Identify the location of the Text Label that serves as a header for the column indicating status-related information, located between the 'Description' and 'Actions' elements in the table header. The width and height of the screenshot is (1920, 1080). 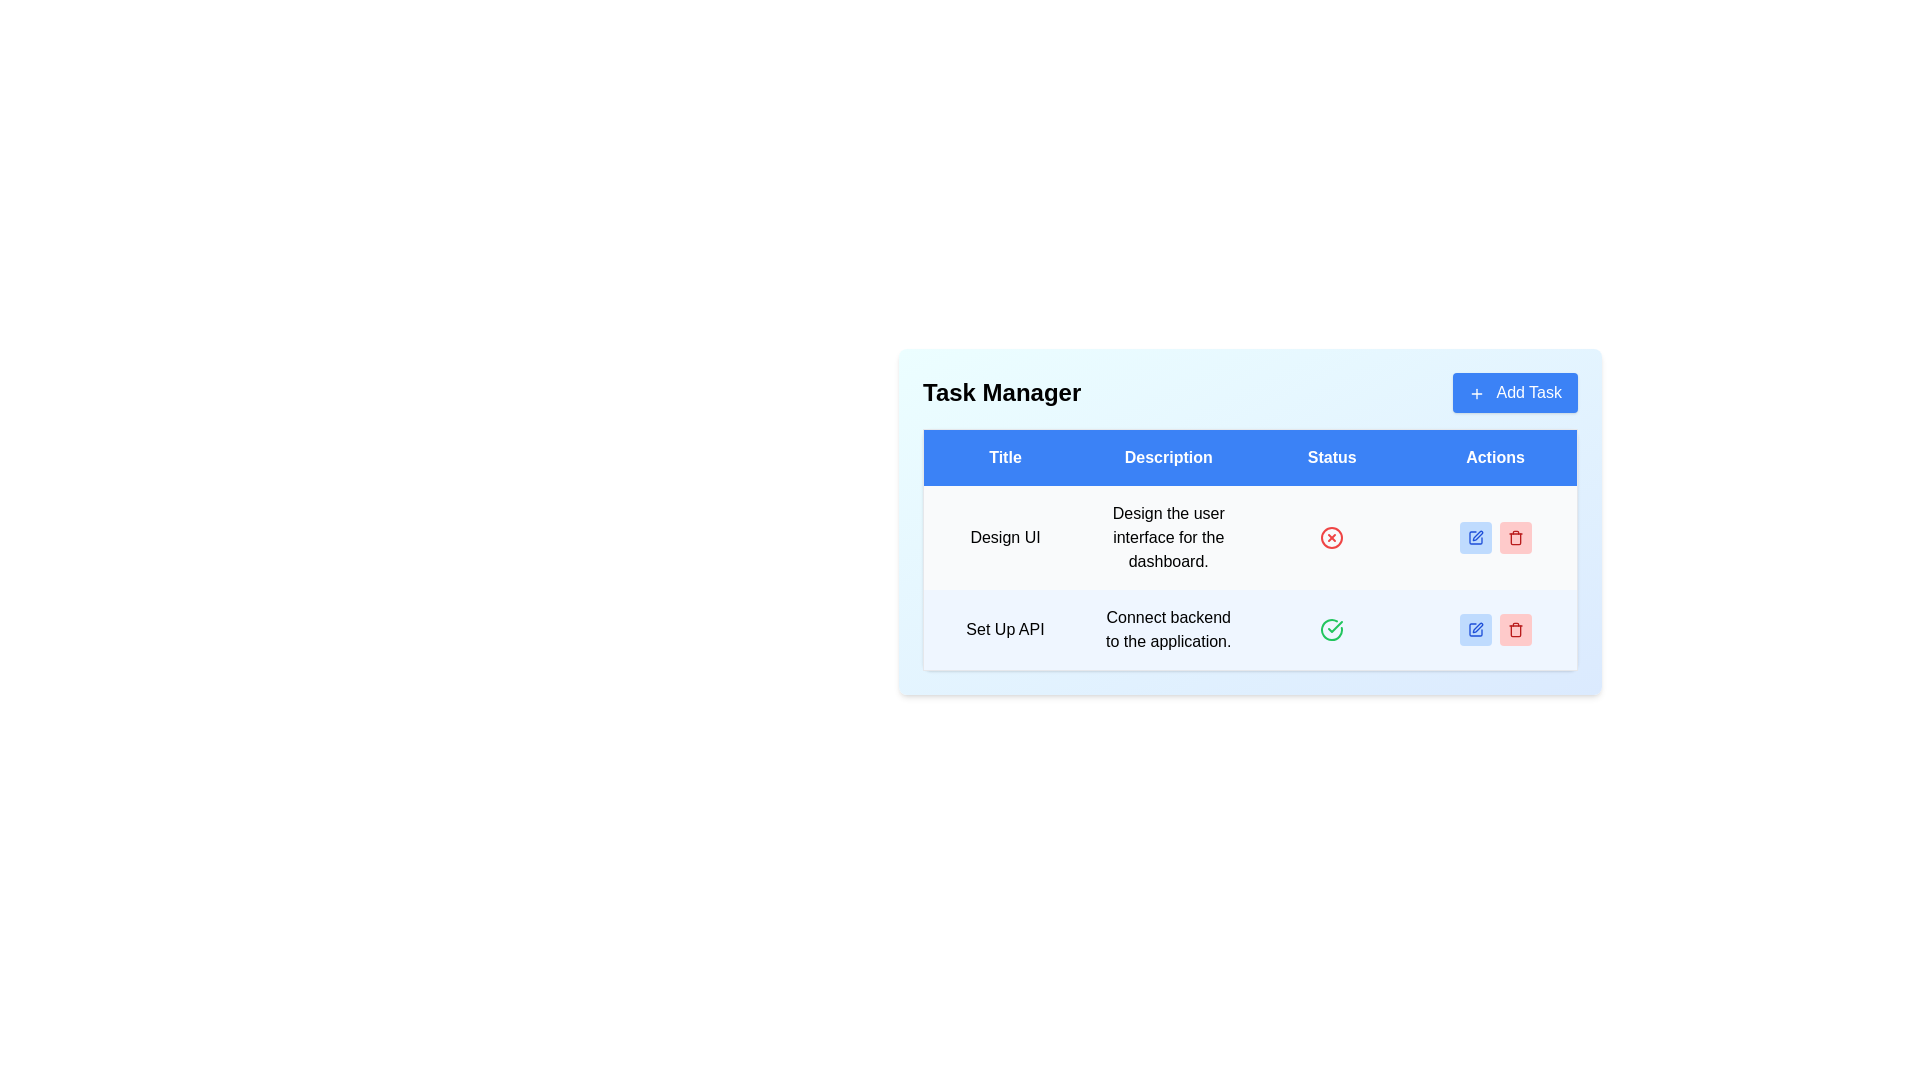
(1332, 457).